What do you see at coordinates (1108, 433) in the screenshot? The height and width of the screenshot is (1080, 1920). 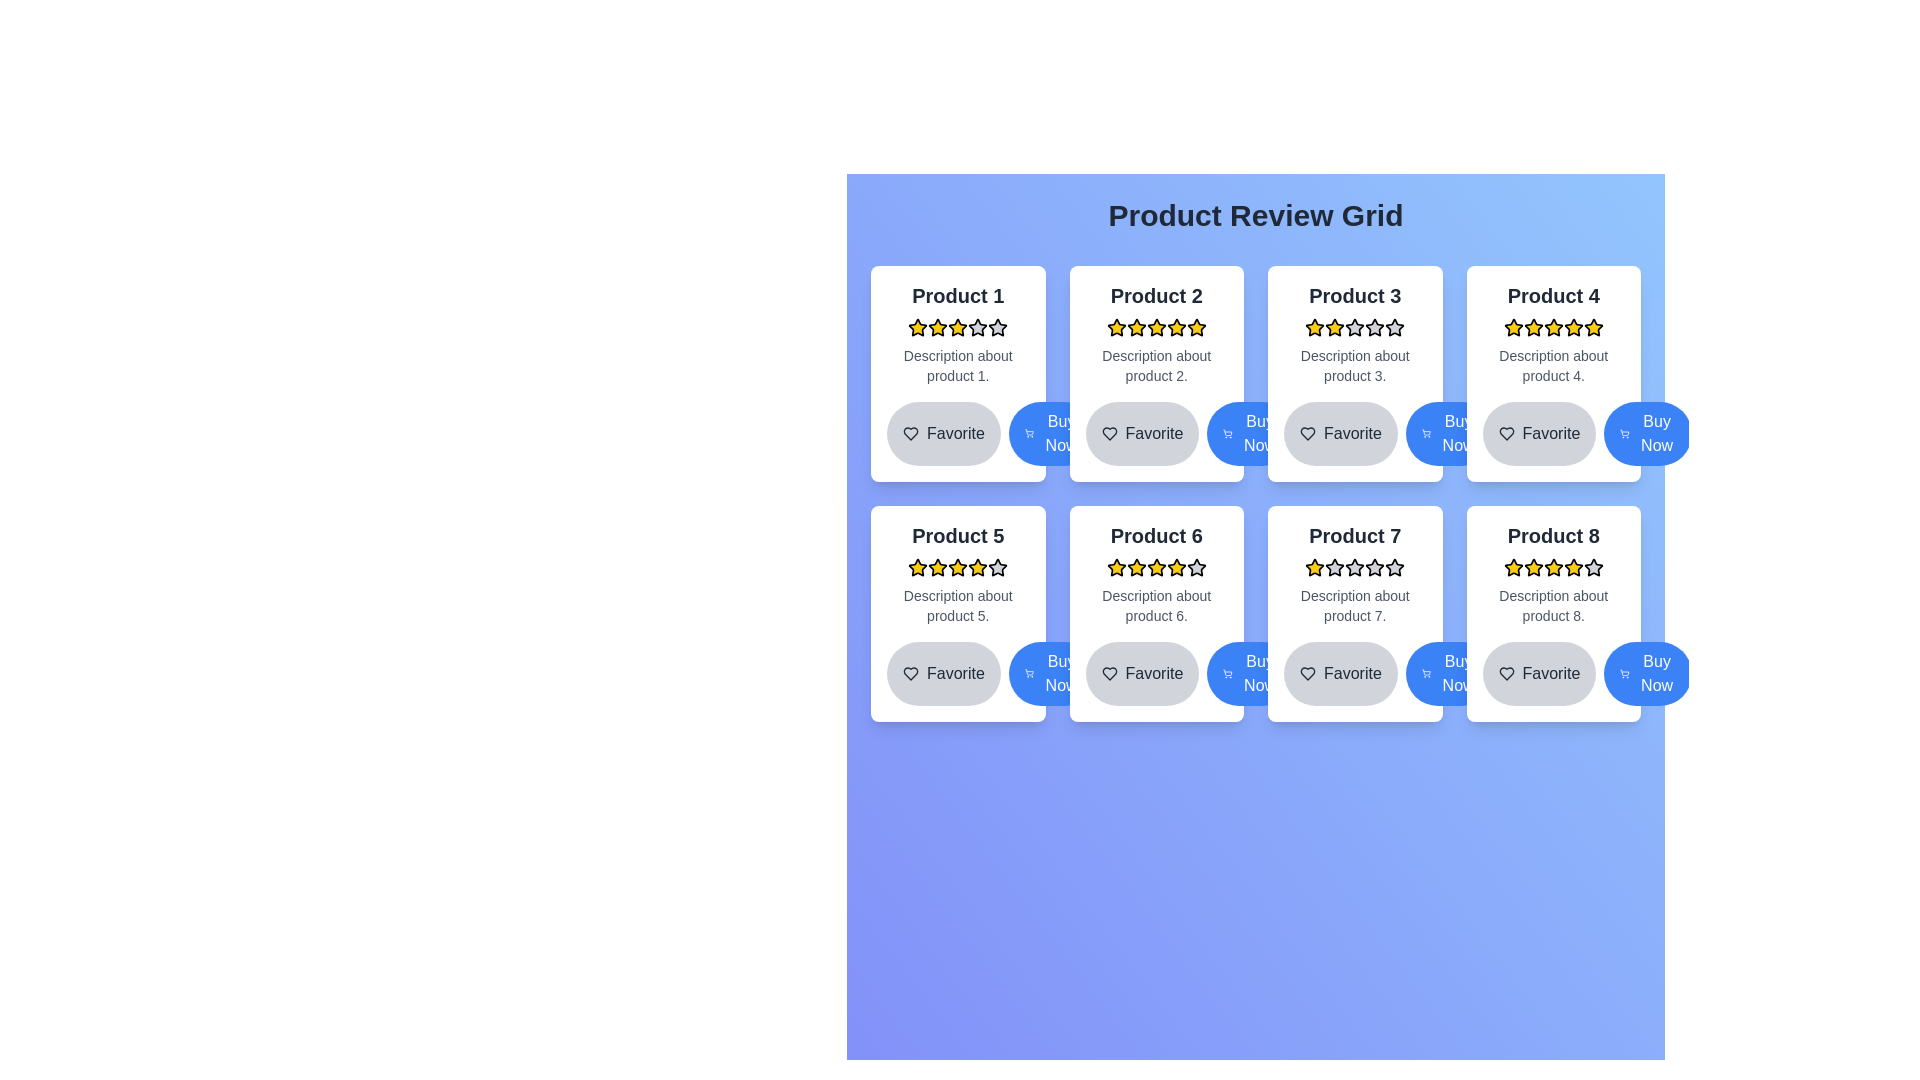 I see `the heart icon button within the second product card in the first row to mark the product as a favorite` at bounding box center [1108, 433].